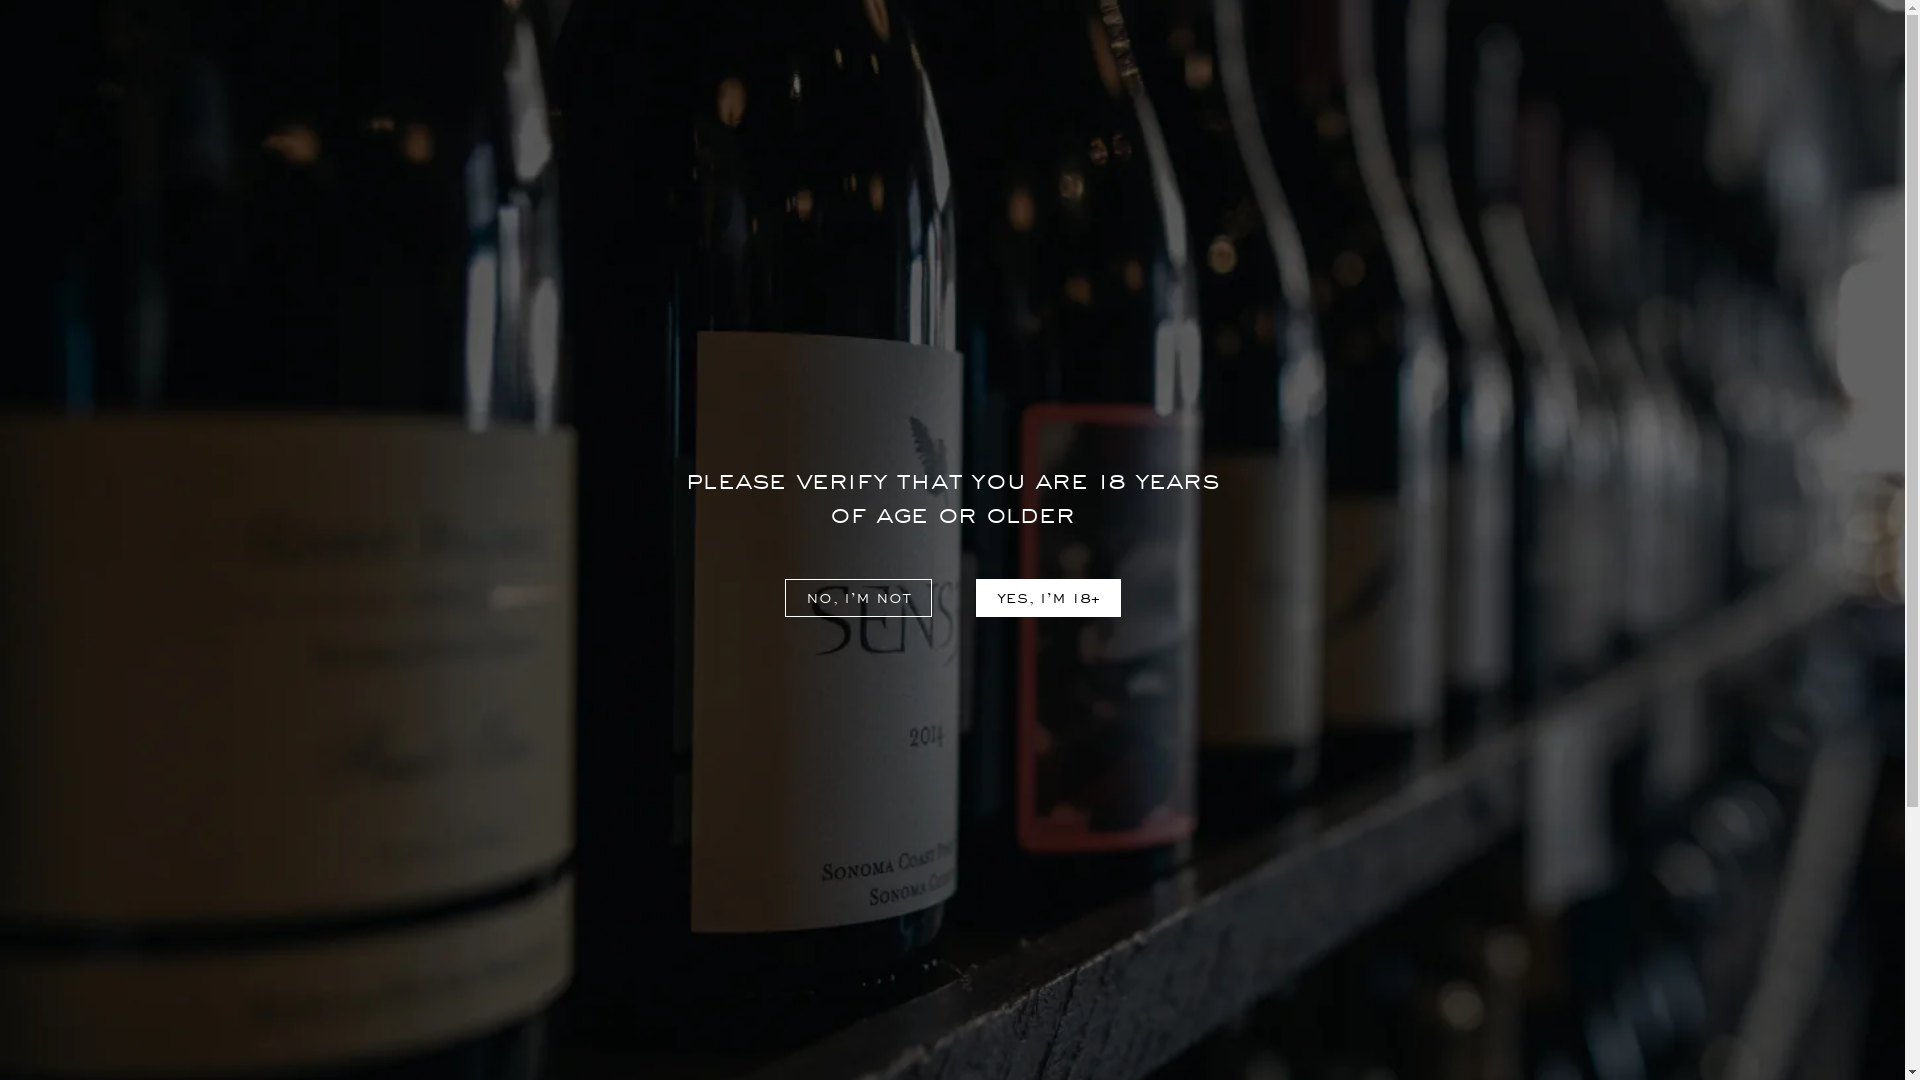 Image resolution: width=1920 pixels, height=1080 pixels. Describe the element at coordinates (310, 963) in the screenshot. I see `'Terms of Service'` at that location.